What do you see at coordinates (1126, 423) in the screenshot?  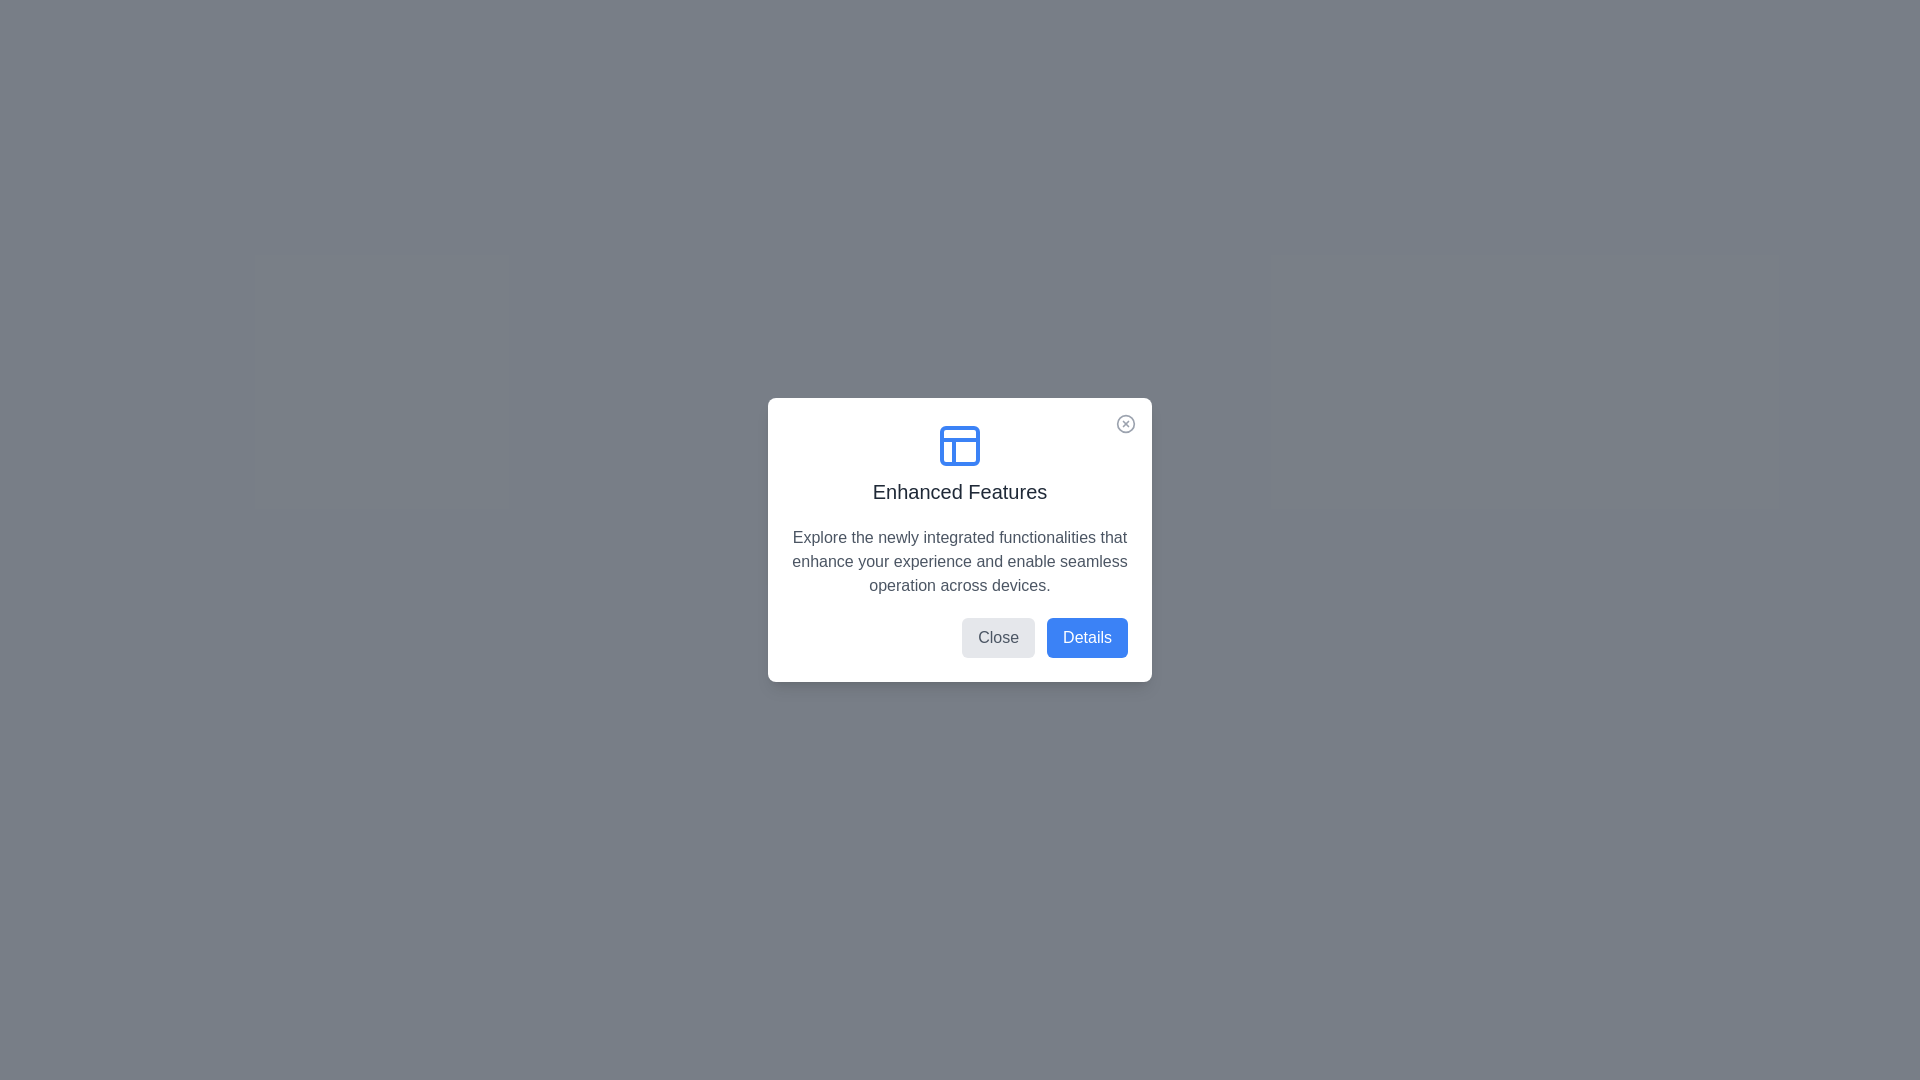 I see `the close button at the top-right corner of the dialog` at bounding box center [1126, 423].